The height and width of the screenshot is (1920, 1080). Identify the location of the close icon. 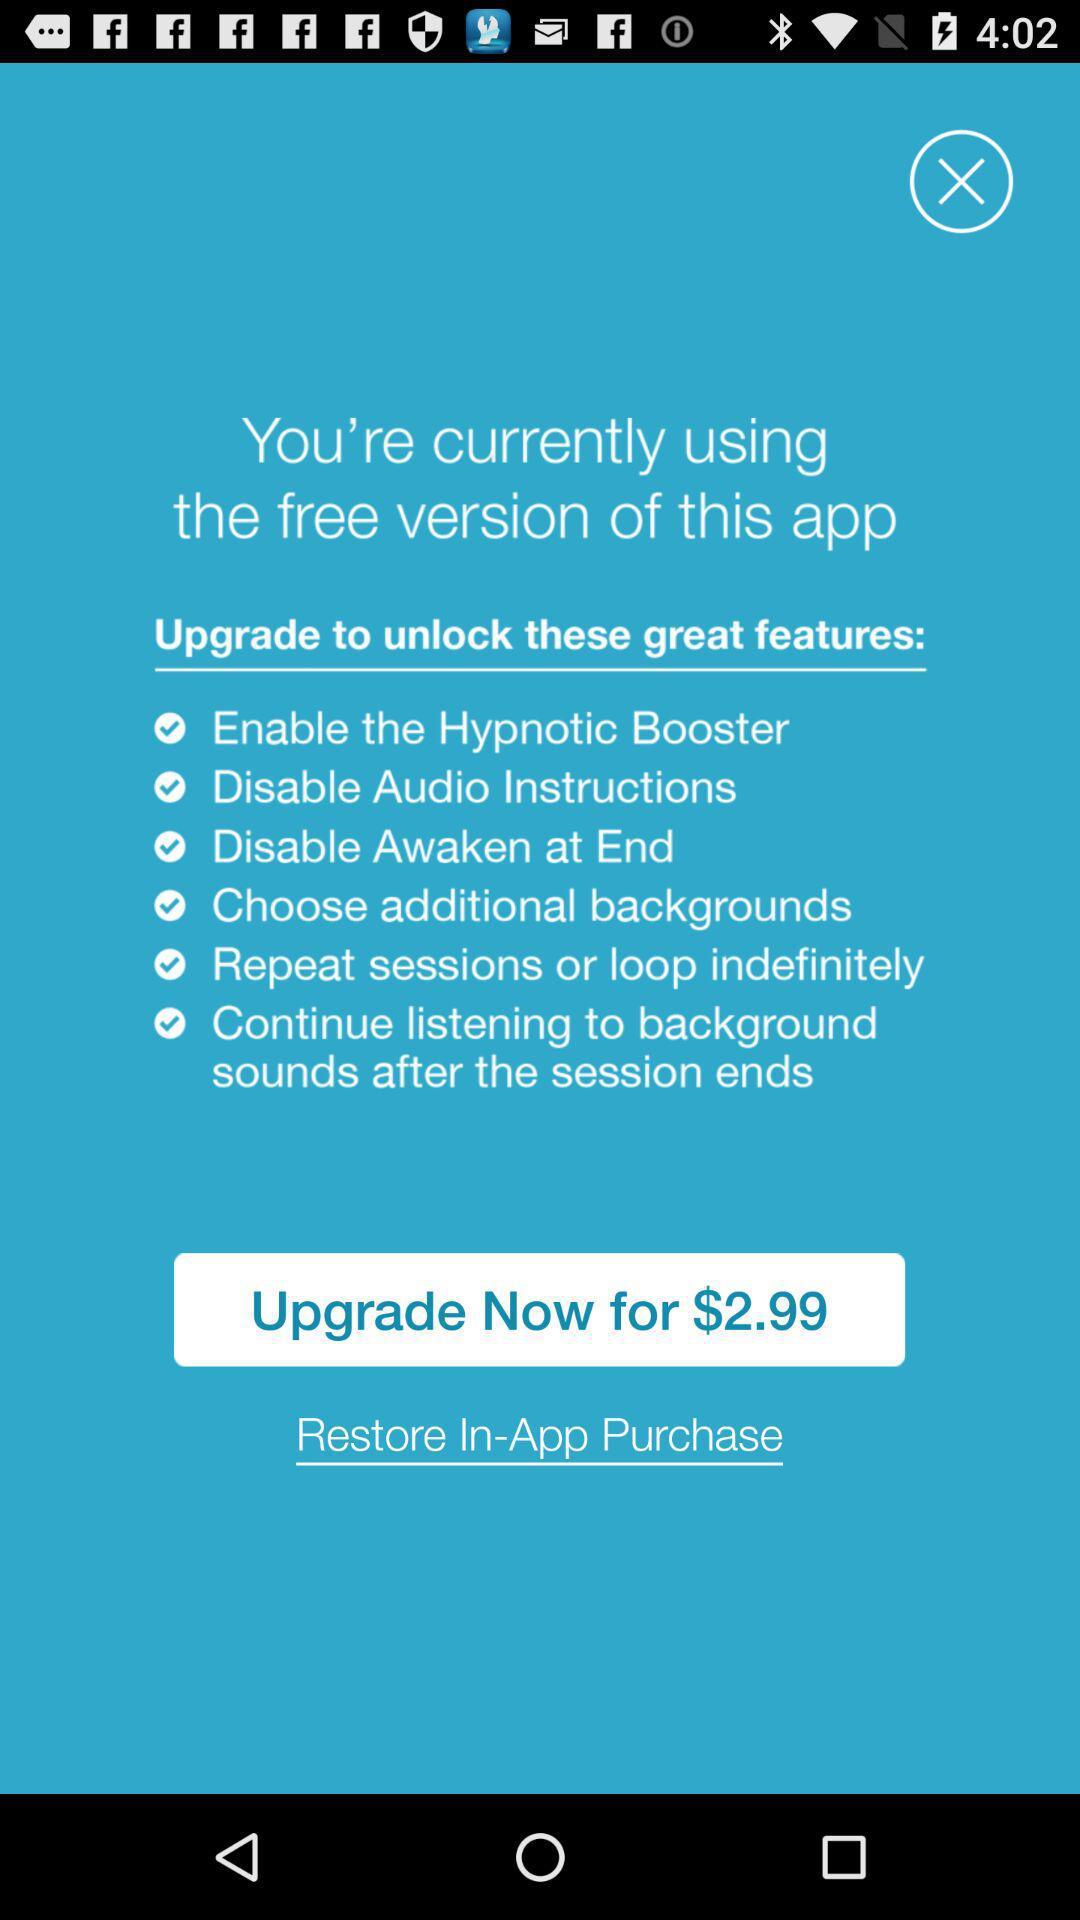
(960, 194).